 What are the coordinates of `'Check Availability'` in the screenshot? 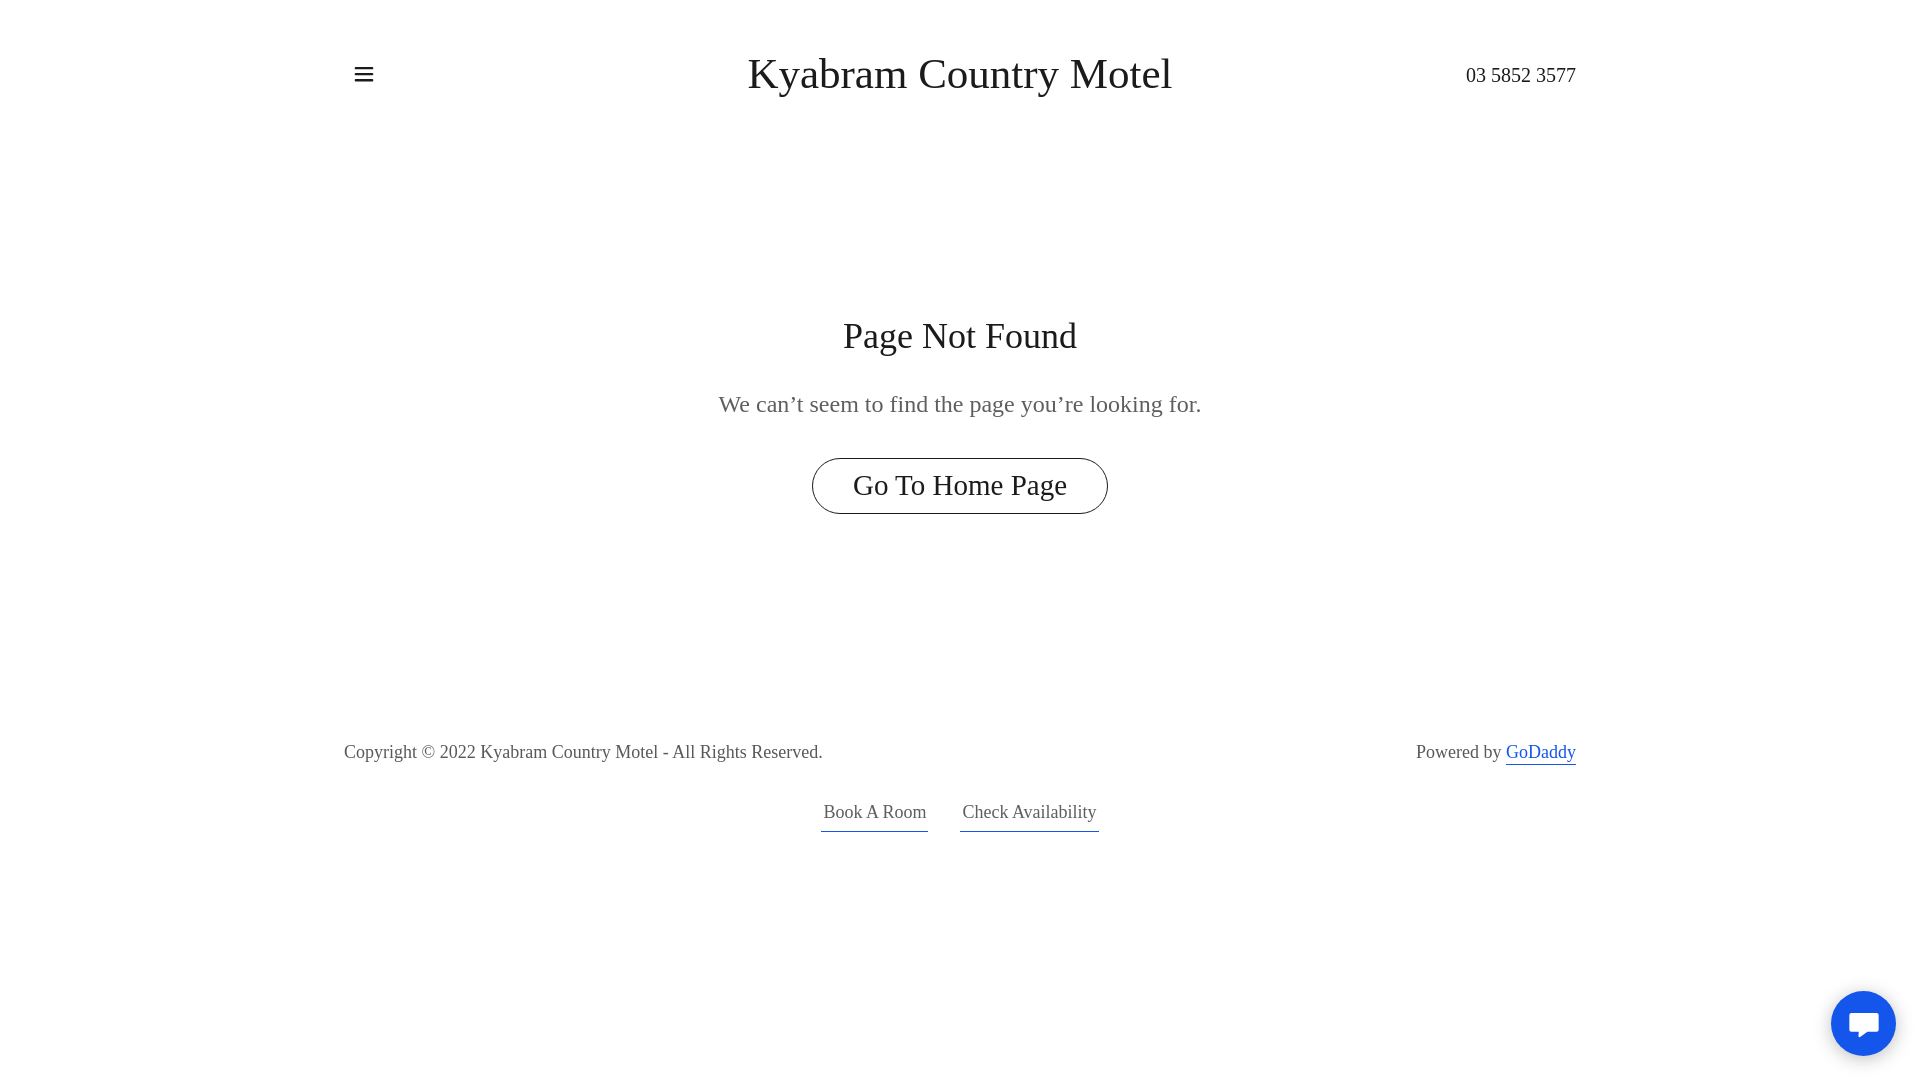 It's located at (1028, 816).